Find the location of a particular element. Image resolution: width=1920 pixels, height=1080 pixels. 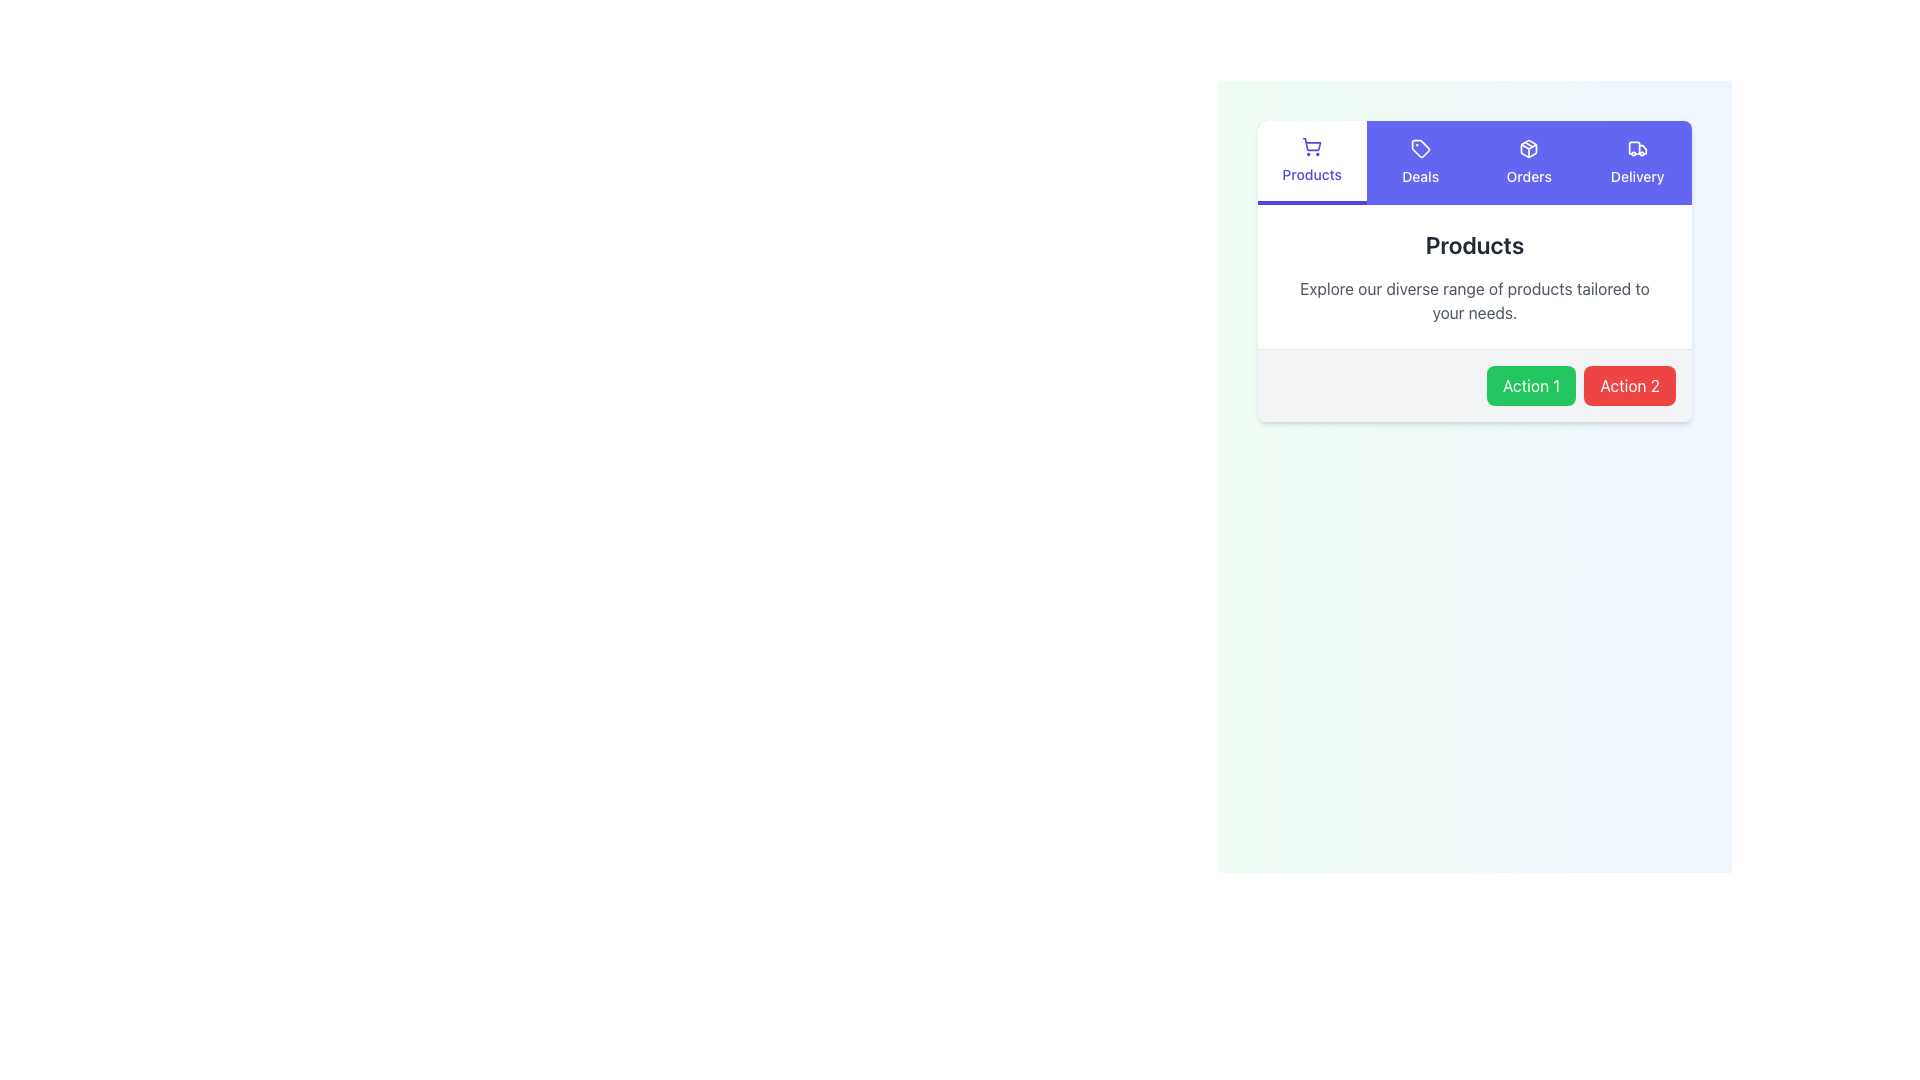

the central textual content component displaying the heading 'Products' and the paragraph 'Explore our diverse range of products tailored to your needs.' located below the navigation bar and above the buttons 'Action 1' and 'Action 2.' is located at coordinates (1474, 277).